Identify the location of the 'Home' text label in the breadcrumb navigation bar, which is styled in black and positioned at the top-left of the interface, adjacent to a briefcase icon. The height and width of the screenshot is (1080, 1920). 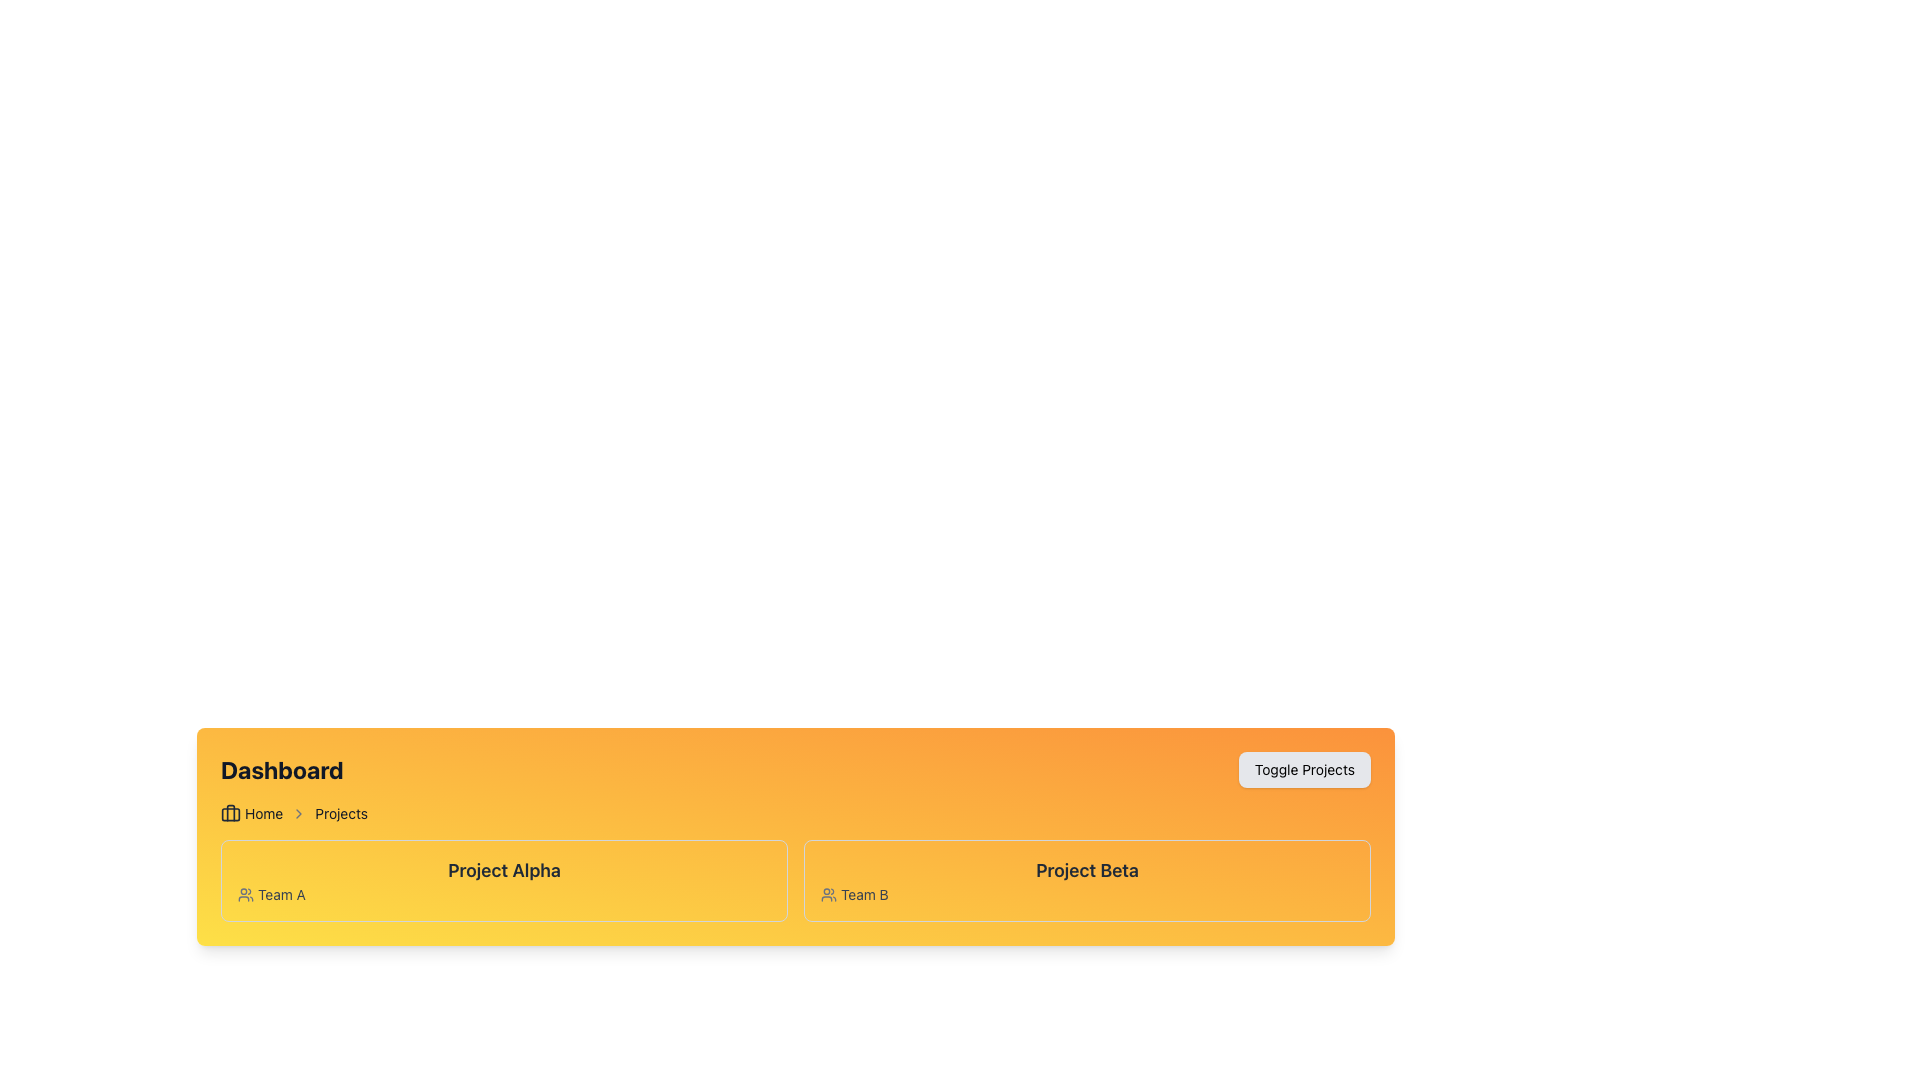
(251, 813).